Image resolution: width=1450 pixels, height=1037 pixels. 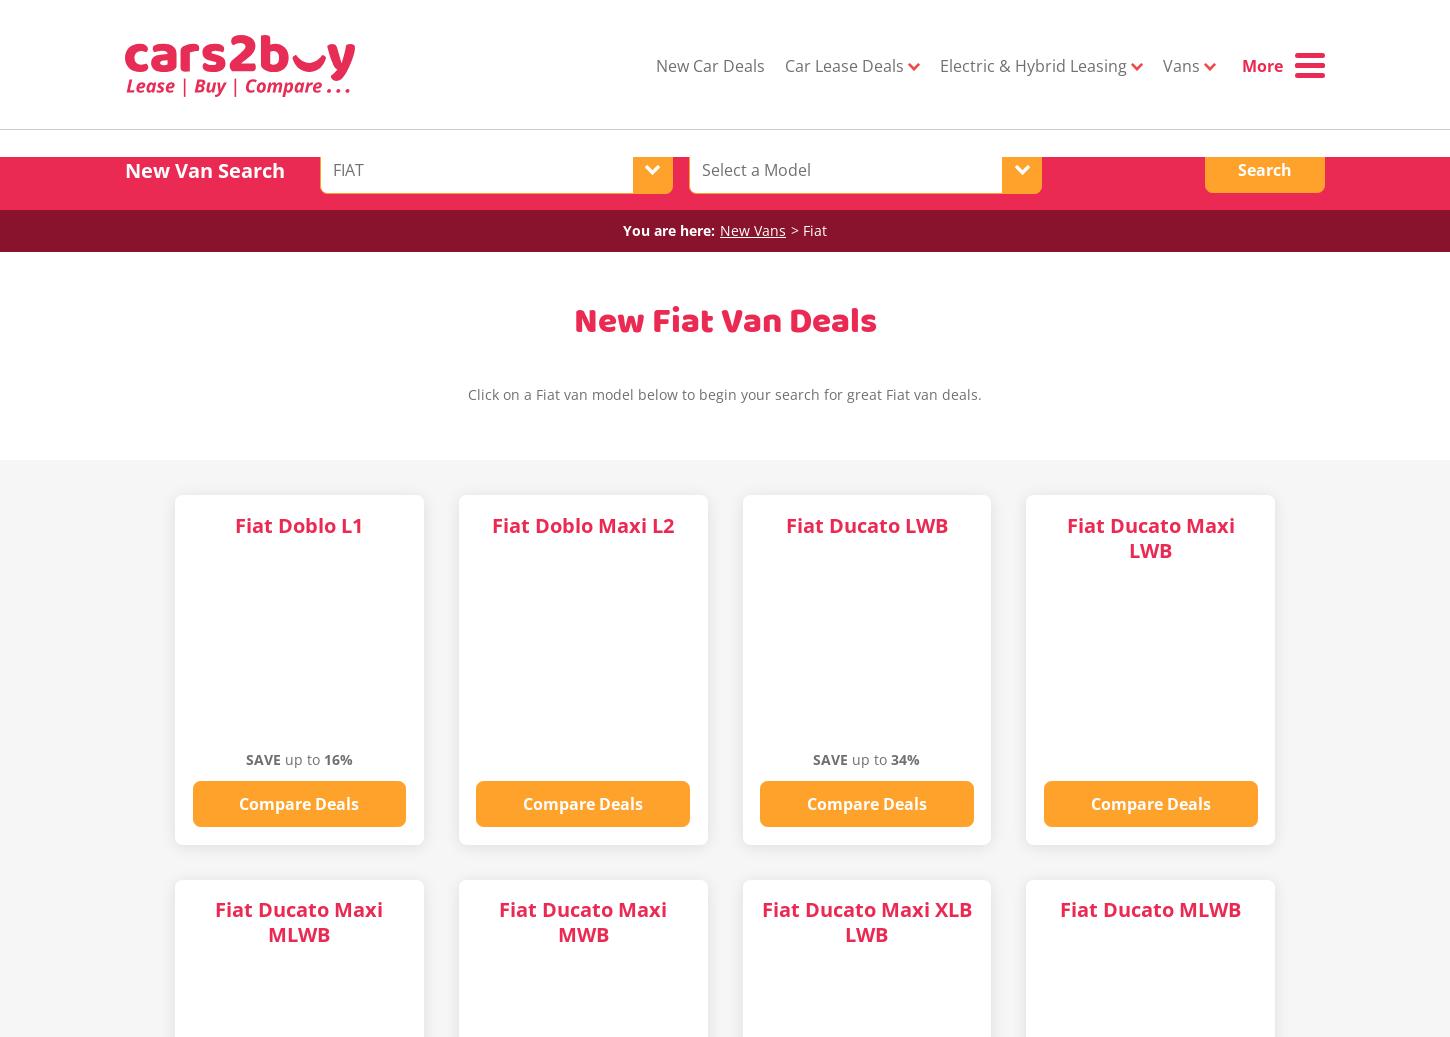 What do you see at coordinates (846, 64) in the screenshot?
I see `'Car Lease Deals'` at bounding box center [846, 64].